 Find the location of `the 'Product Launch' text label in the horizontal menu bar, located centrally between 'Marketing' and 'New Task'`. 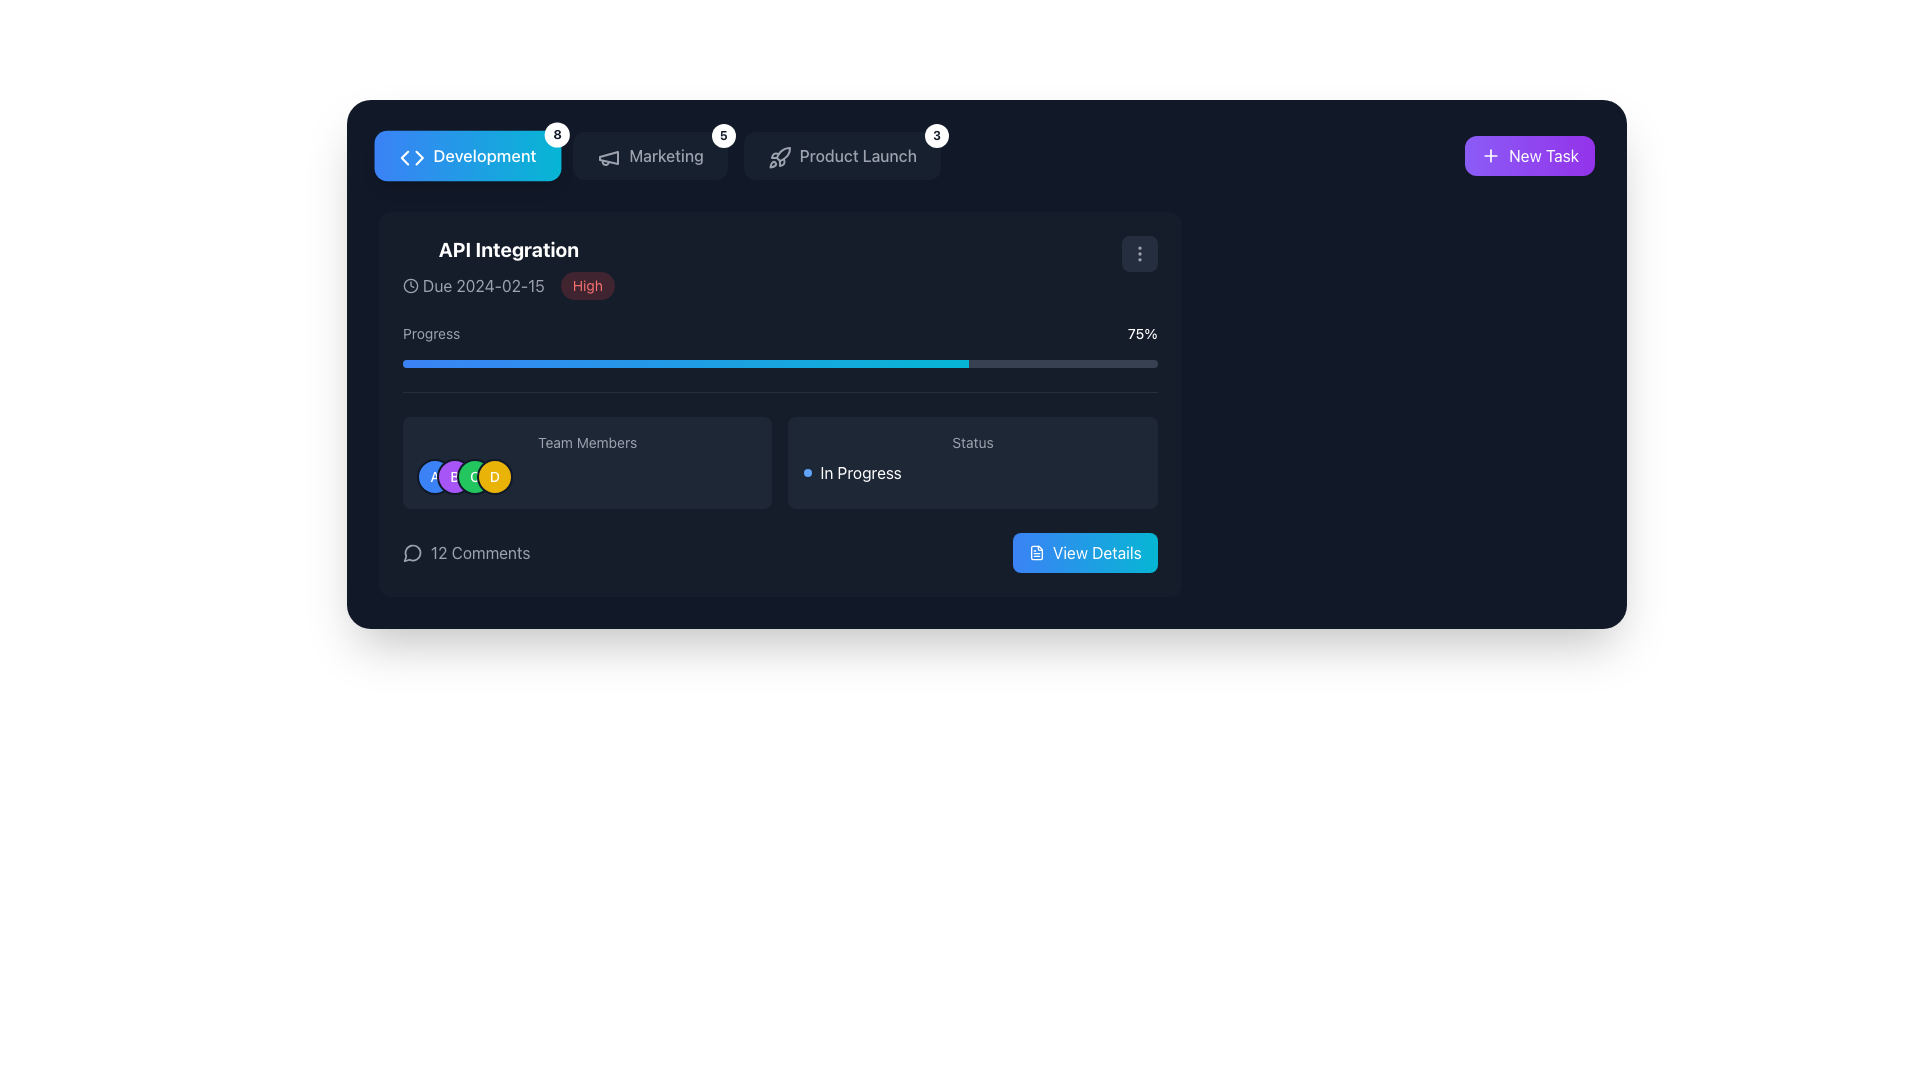

the 'Product Launch' text label in the horizontal menu bar, located centrally between 'Marketing' and 'New Task' is located at coordinates (858, 154).